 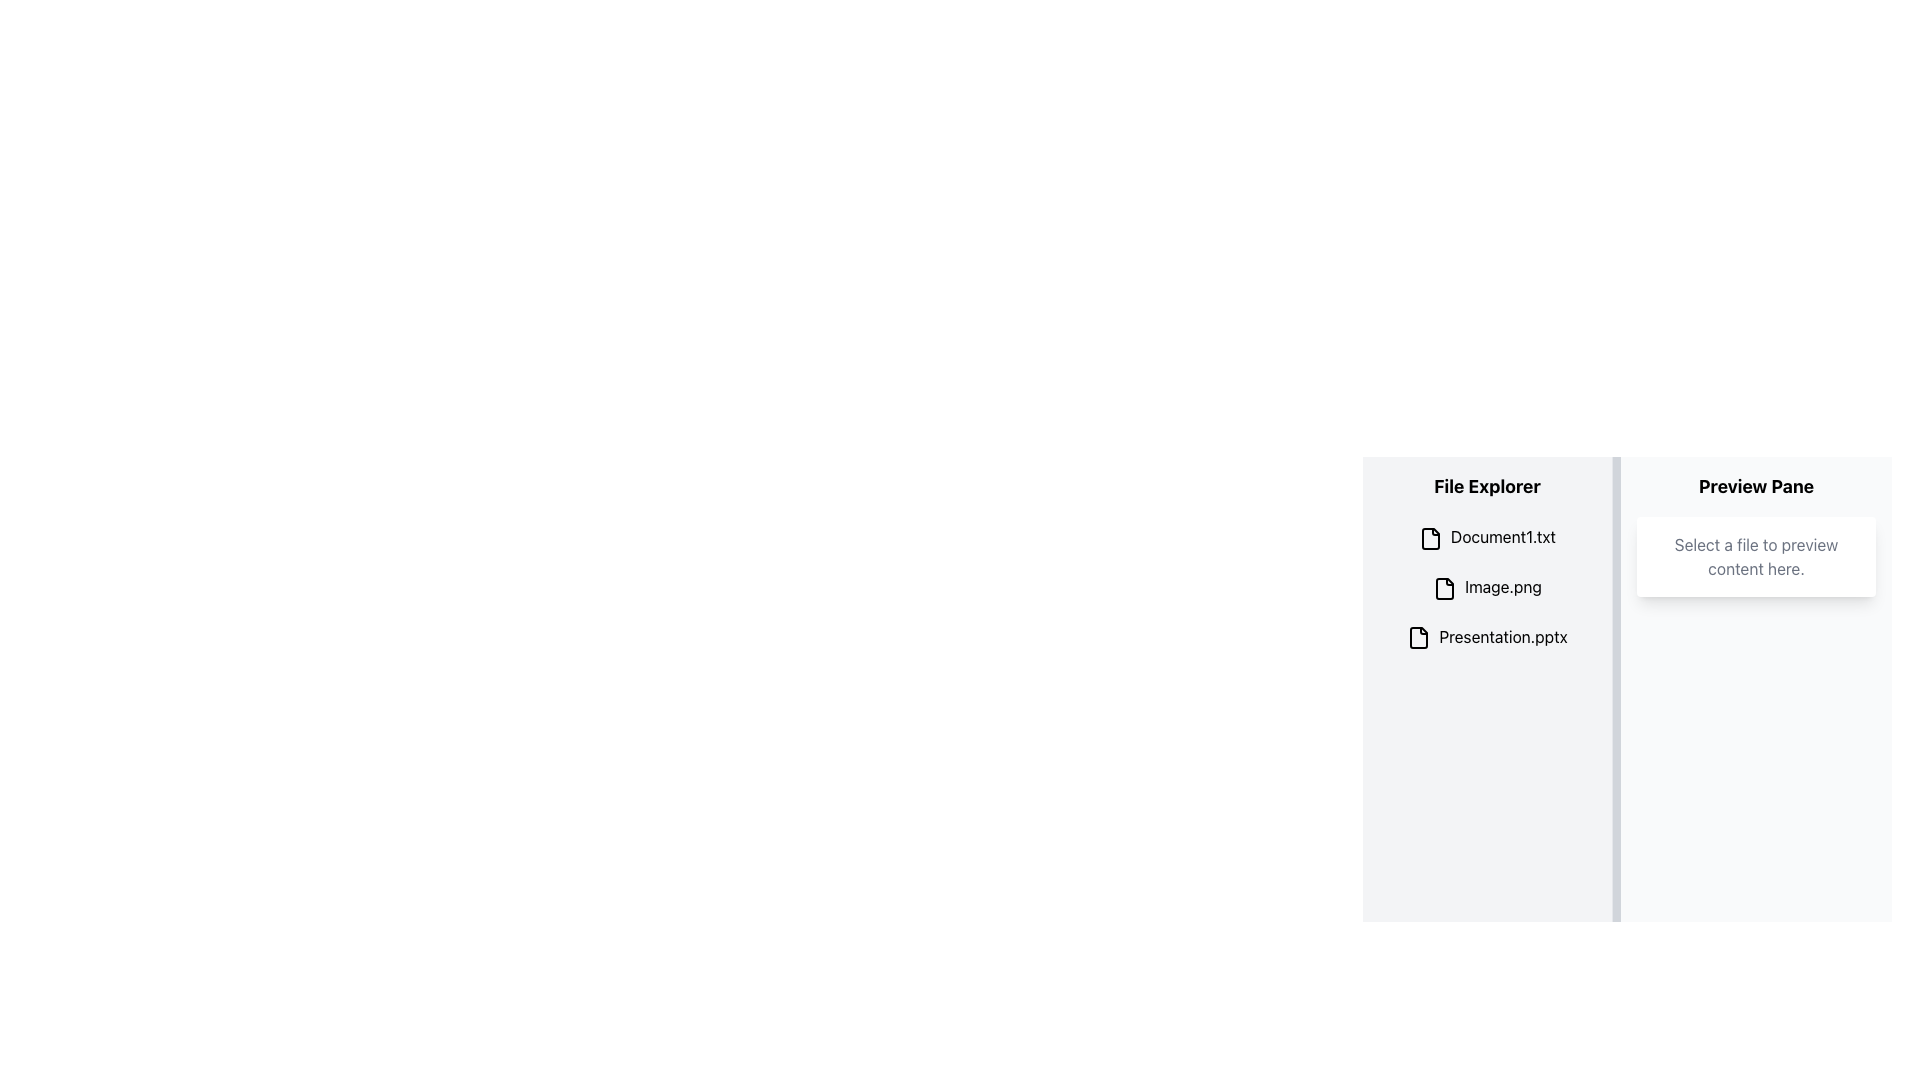 What do you see at coordinates (1755, 556) in the screenshot?
I see `the text label that reads 'Select a file` at bounding box center [1755, 556].